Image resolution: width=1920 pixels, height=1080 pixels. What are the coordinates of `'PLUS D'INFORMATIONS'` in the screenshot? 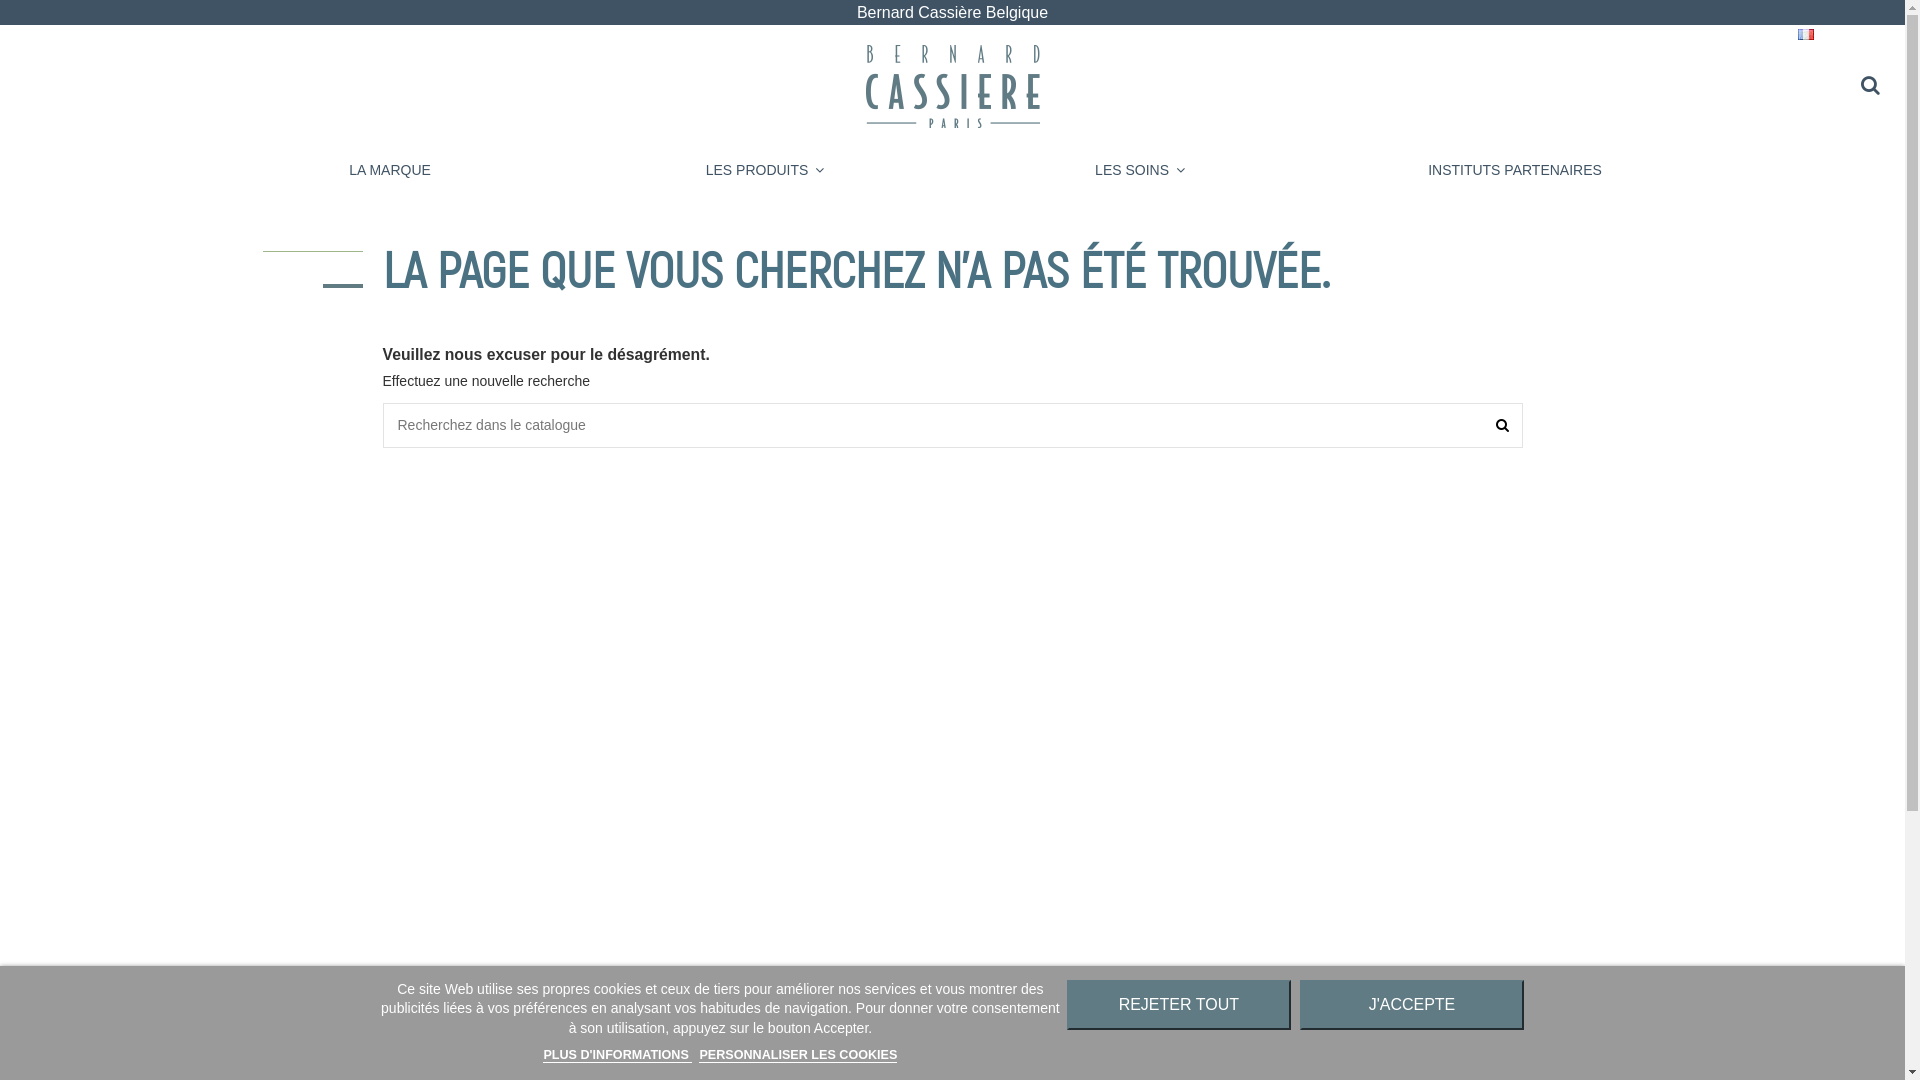 It's located at (616, 1054).